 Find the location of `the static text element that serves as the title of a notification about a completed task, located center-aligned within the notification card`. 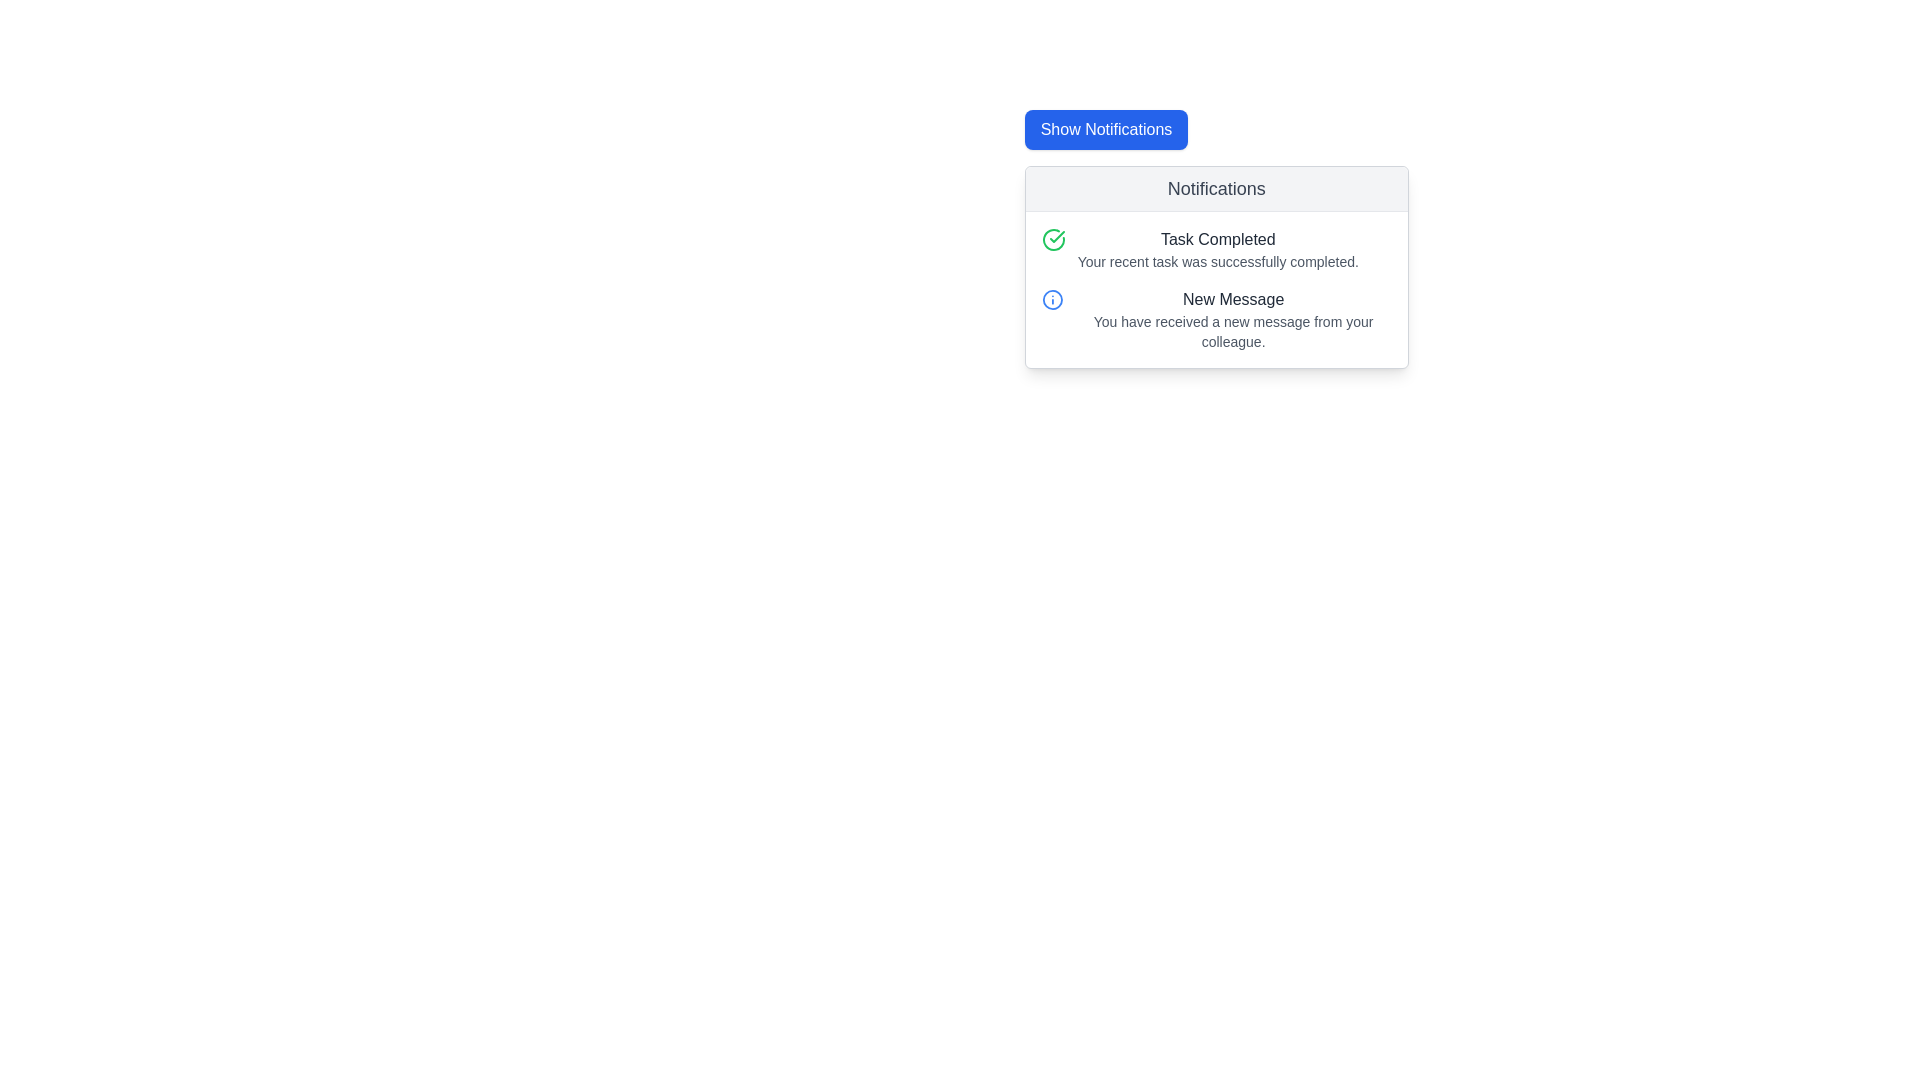

the static text element that serves as the title of a notification about a completed task, located center-aligned within the notification card is located at coordinates (1217, 238).